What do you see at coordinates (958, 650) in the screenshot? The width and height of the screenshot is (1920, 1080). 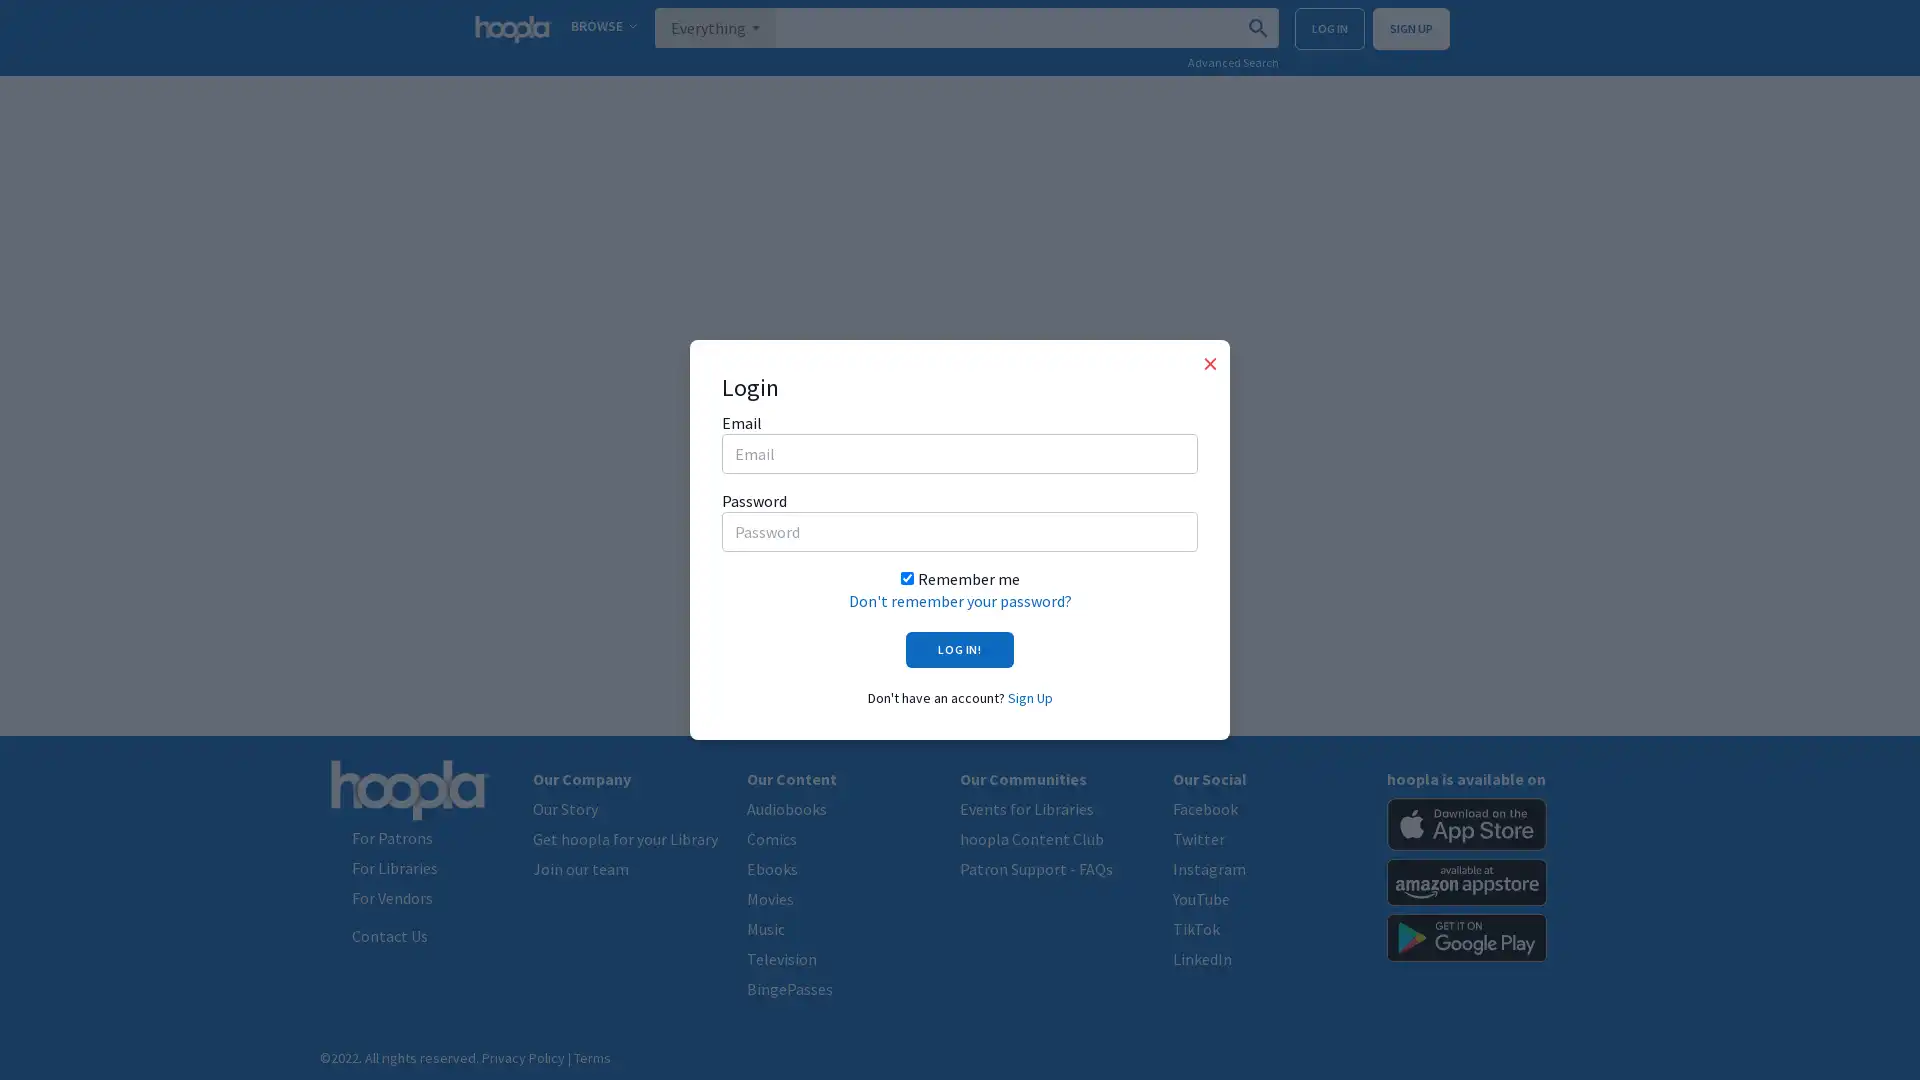 I see `LOG IN!` at bounding box center [958, 650].